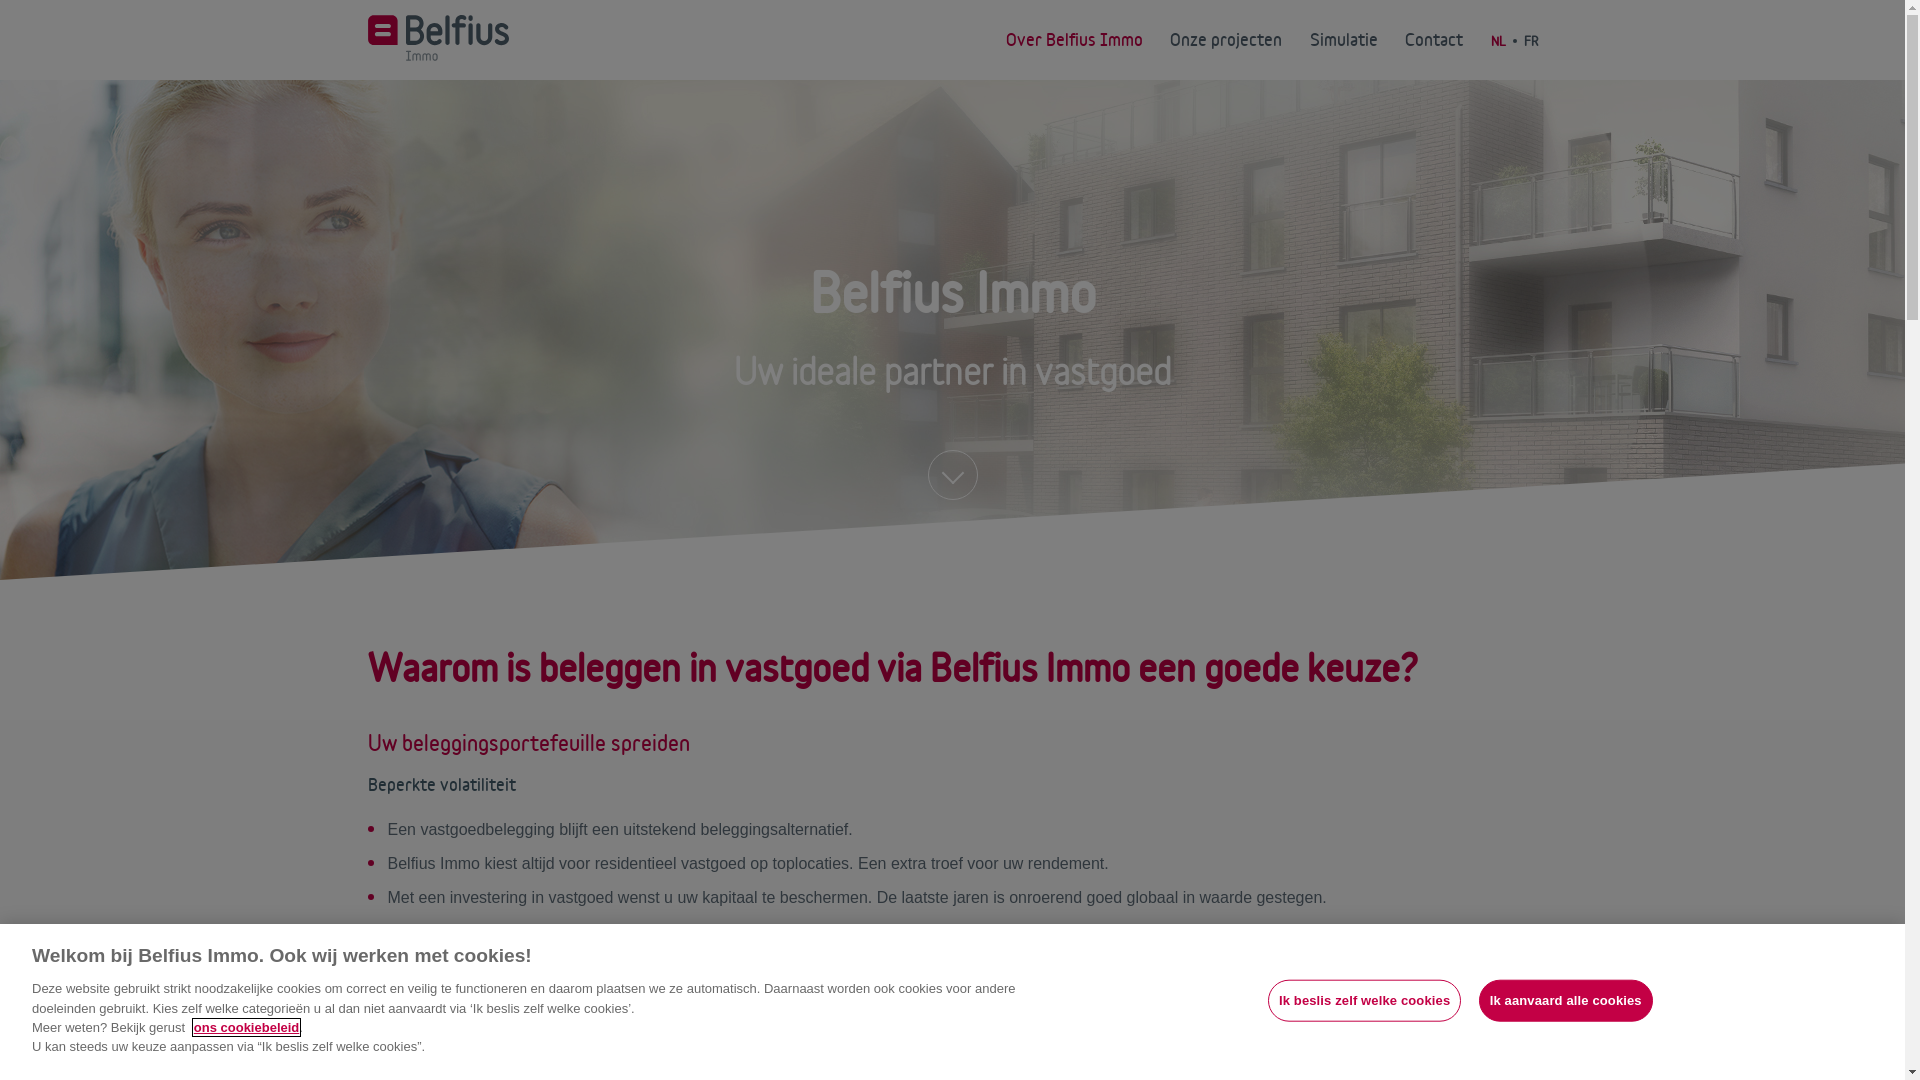  What do you see at coordinates (1564, 1001) in the screenshot?
I see `'Ik aanvaard alle cookies'` at bounding box center [1564, 1001].